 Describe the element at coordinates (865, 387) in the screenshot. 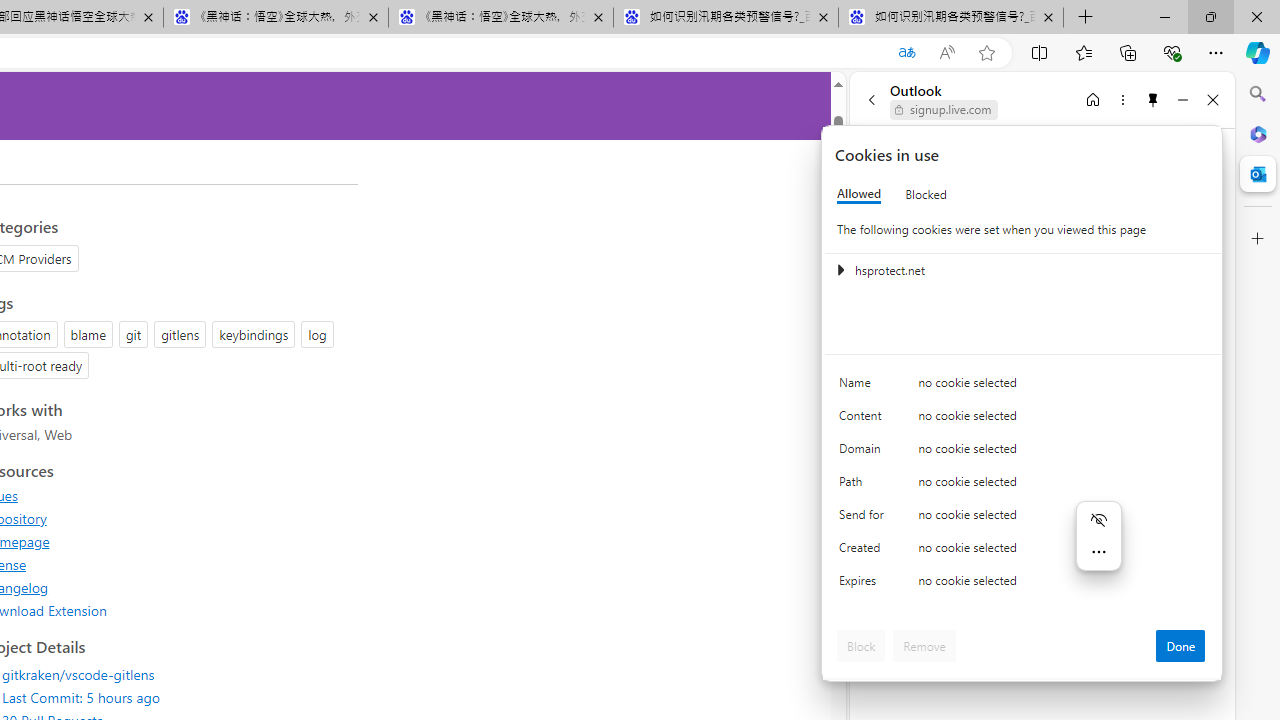

I see `'Name'` at that location.